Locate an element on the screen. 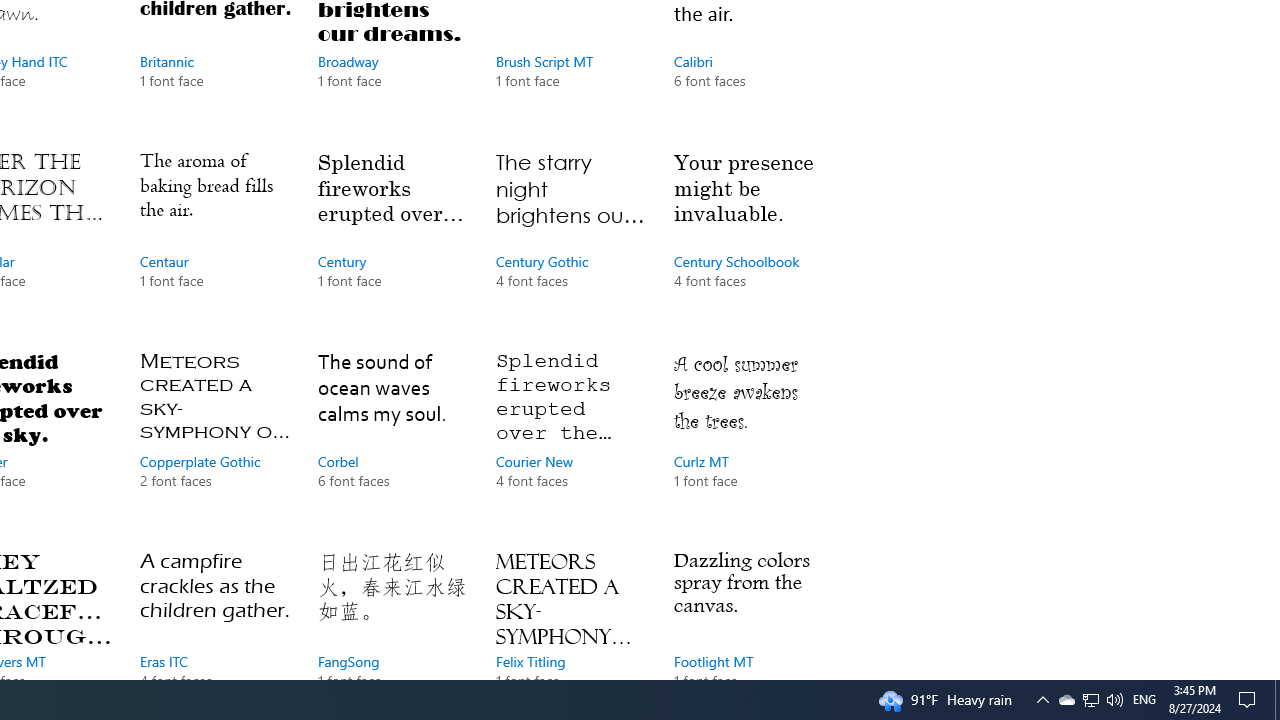  'Century, 1 font face' is located at coordinates (392, 238).